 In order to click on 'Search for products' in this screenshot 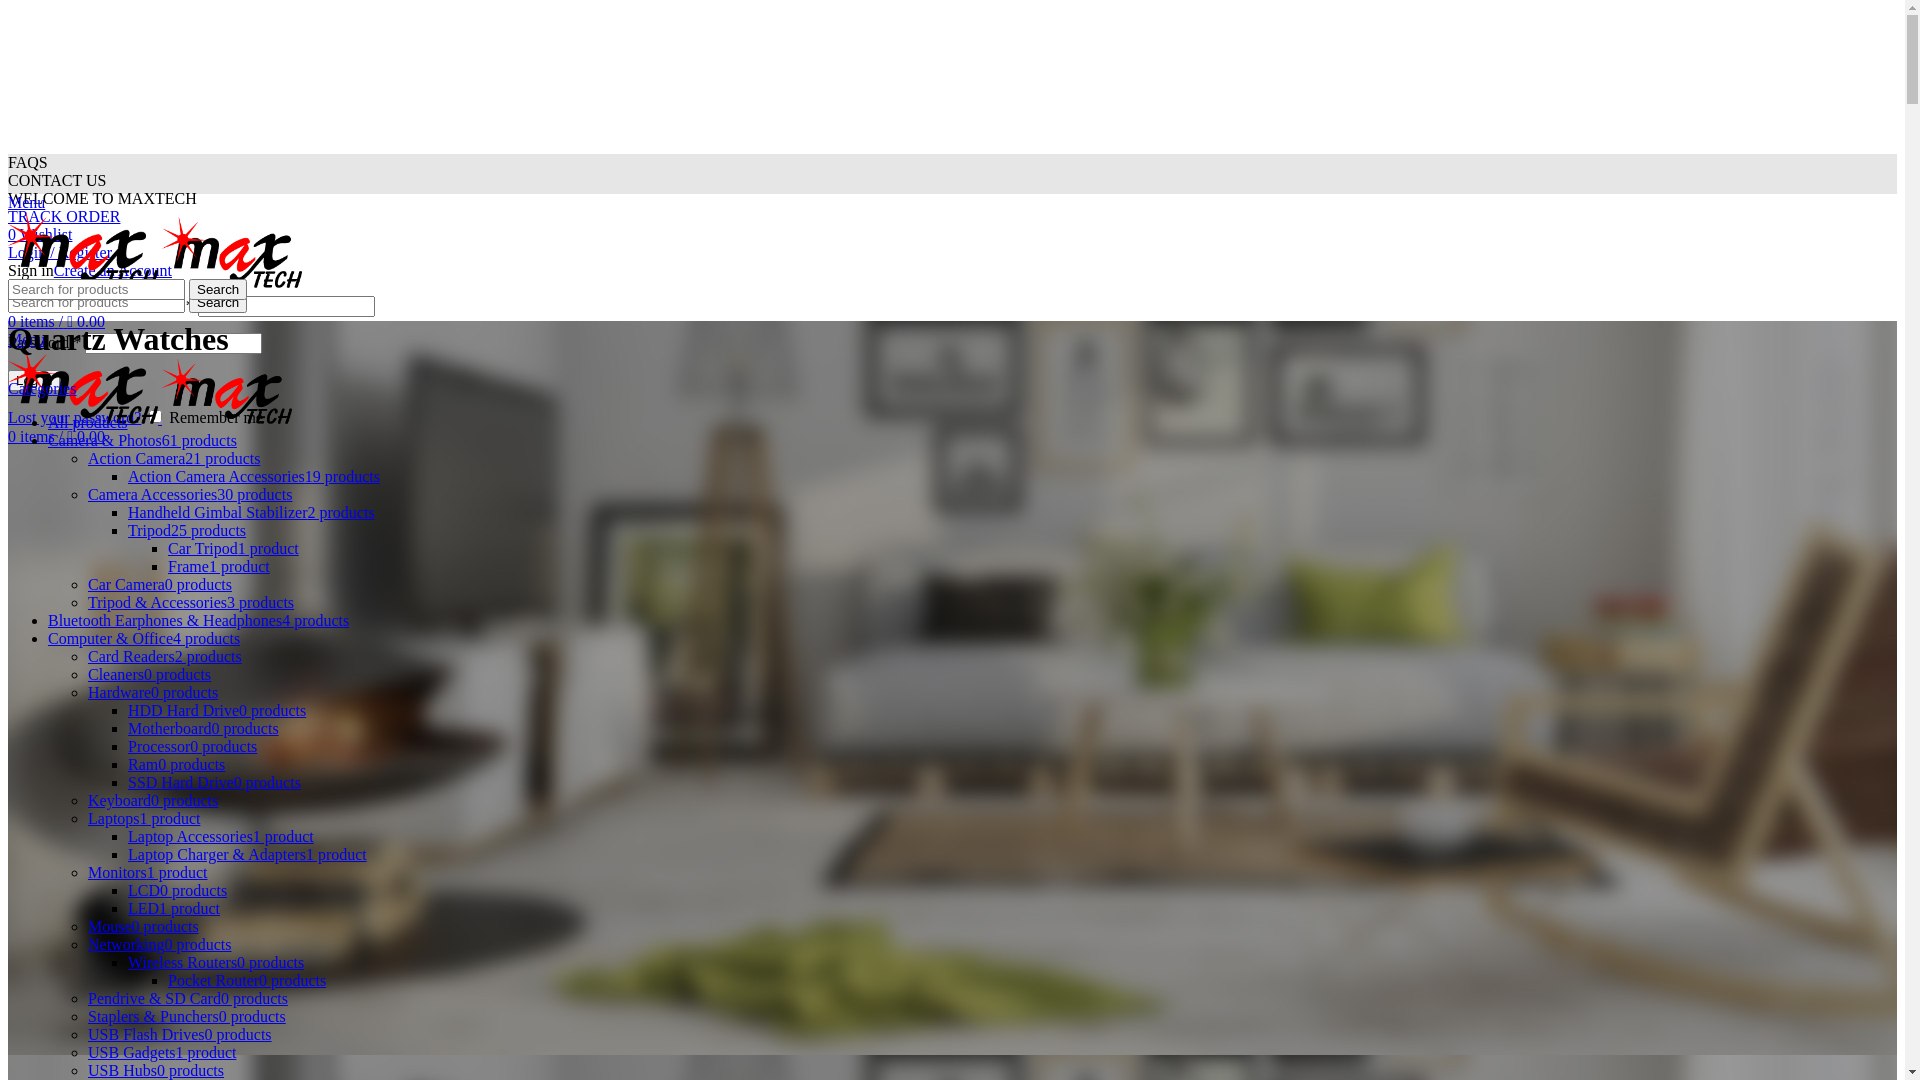, I will do `click(95, 302)`.